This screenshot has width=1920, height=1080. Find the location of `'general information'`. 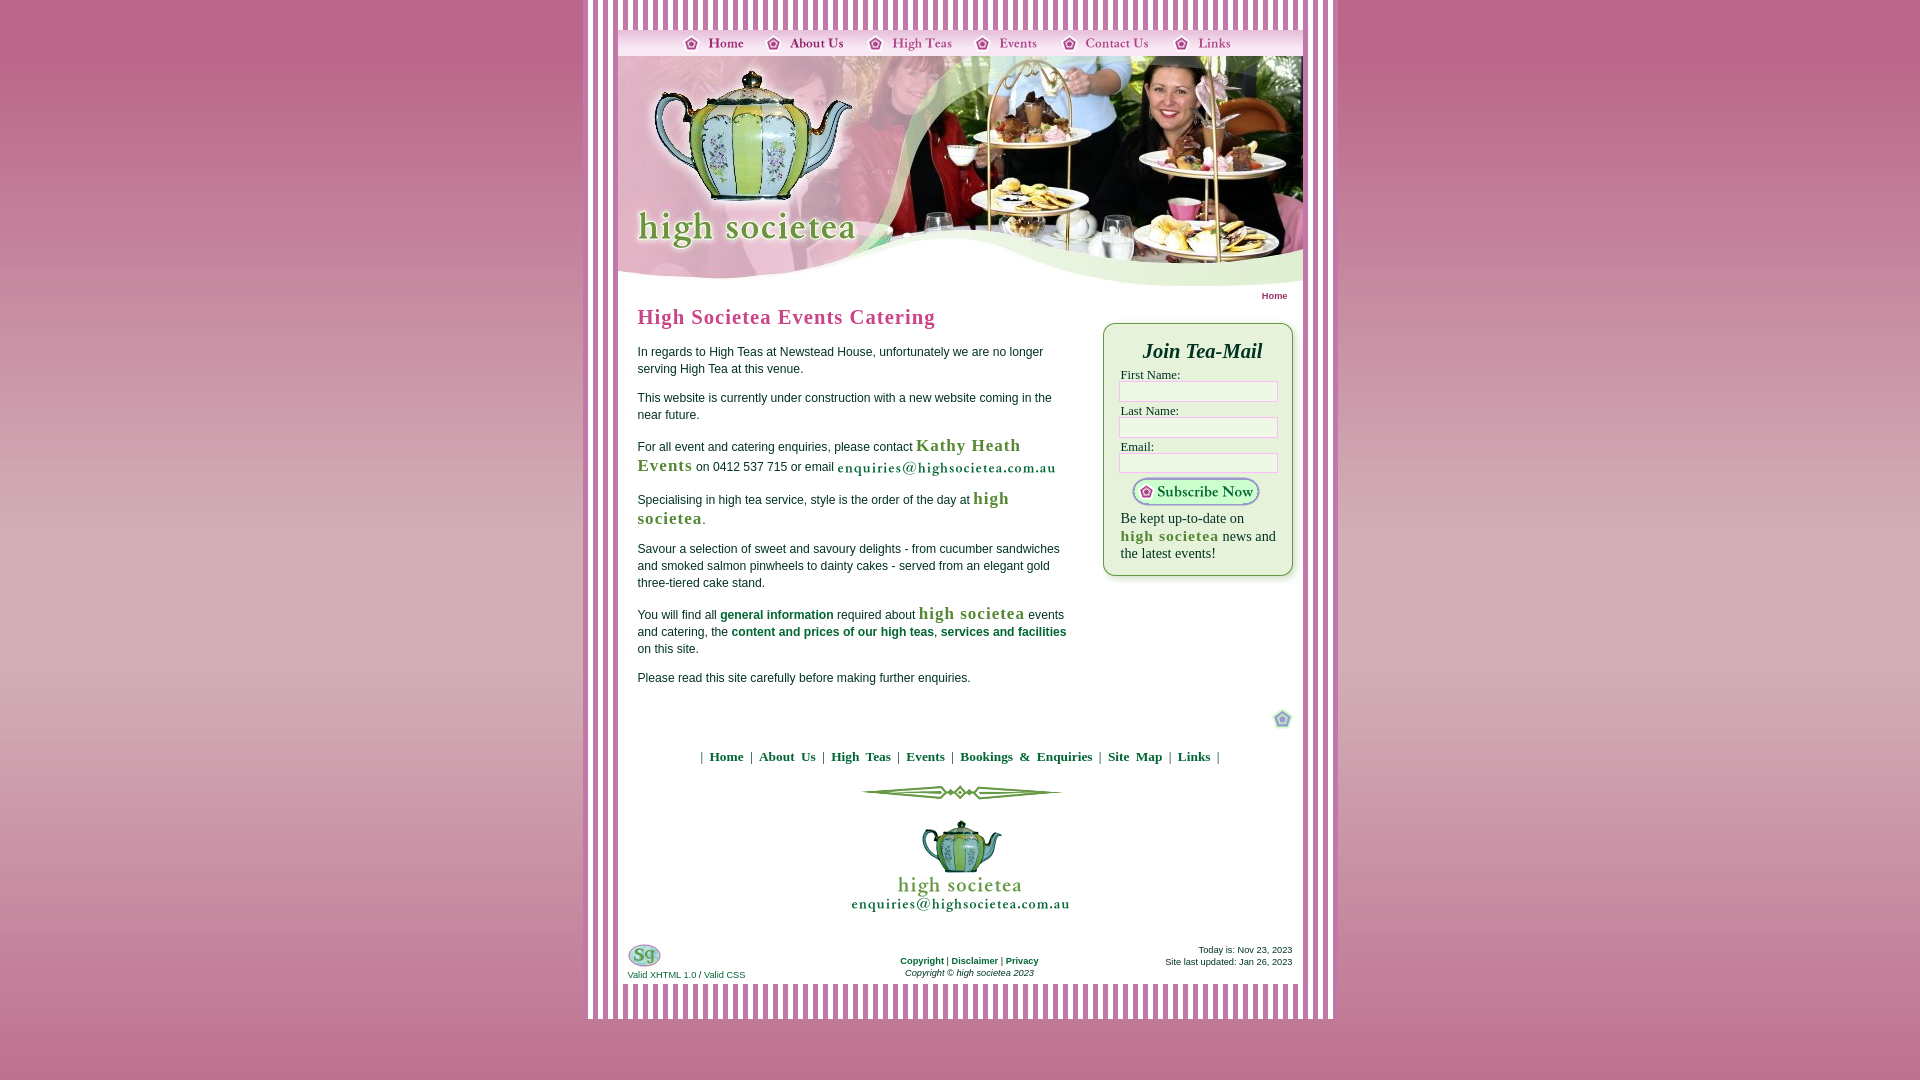

'general information' is located at coordinates (775, 613).